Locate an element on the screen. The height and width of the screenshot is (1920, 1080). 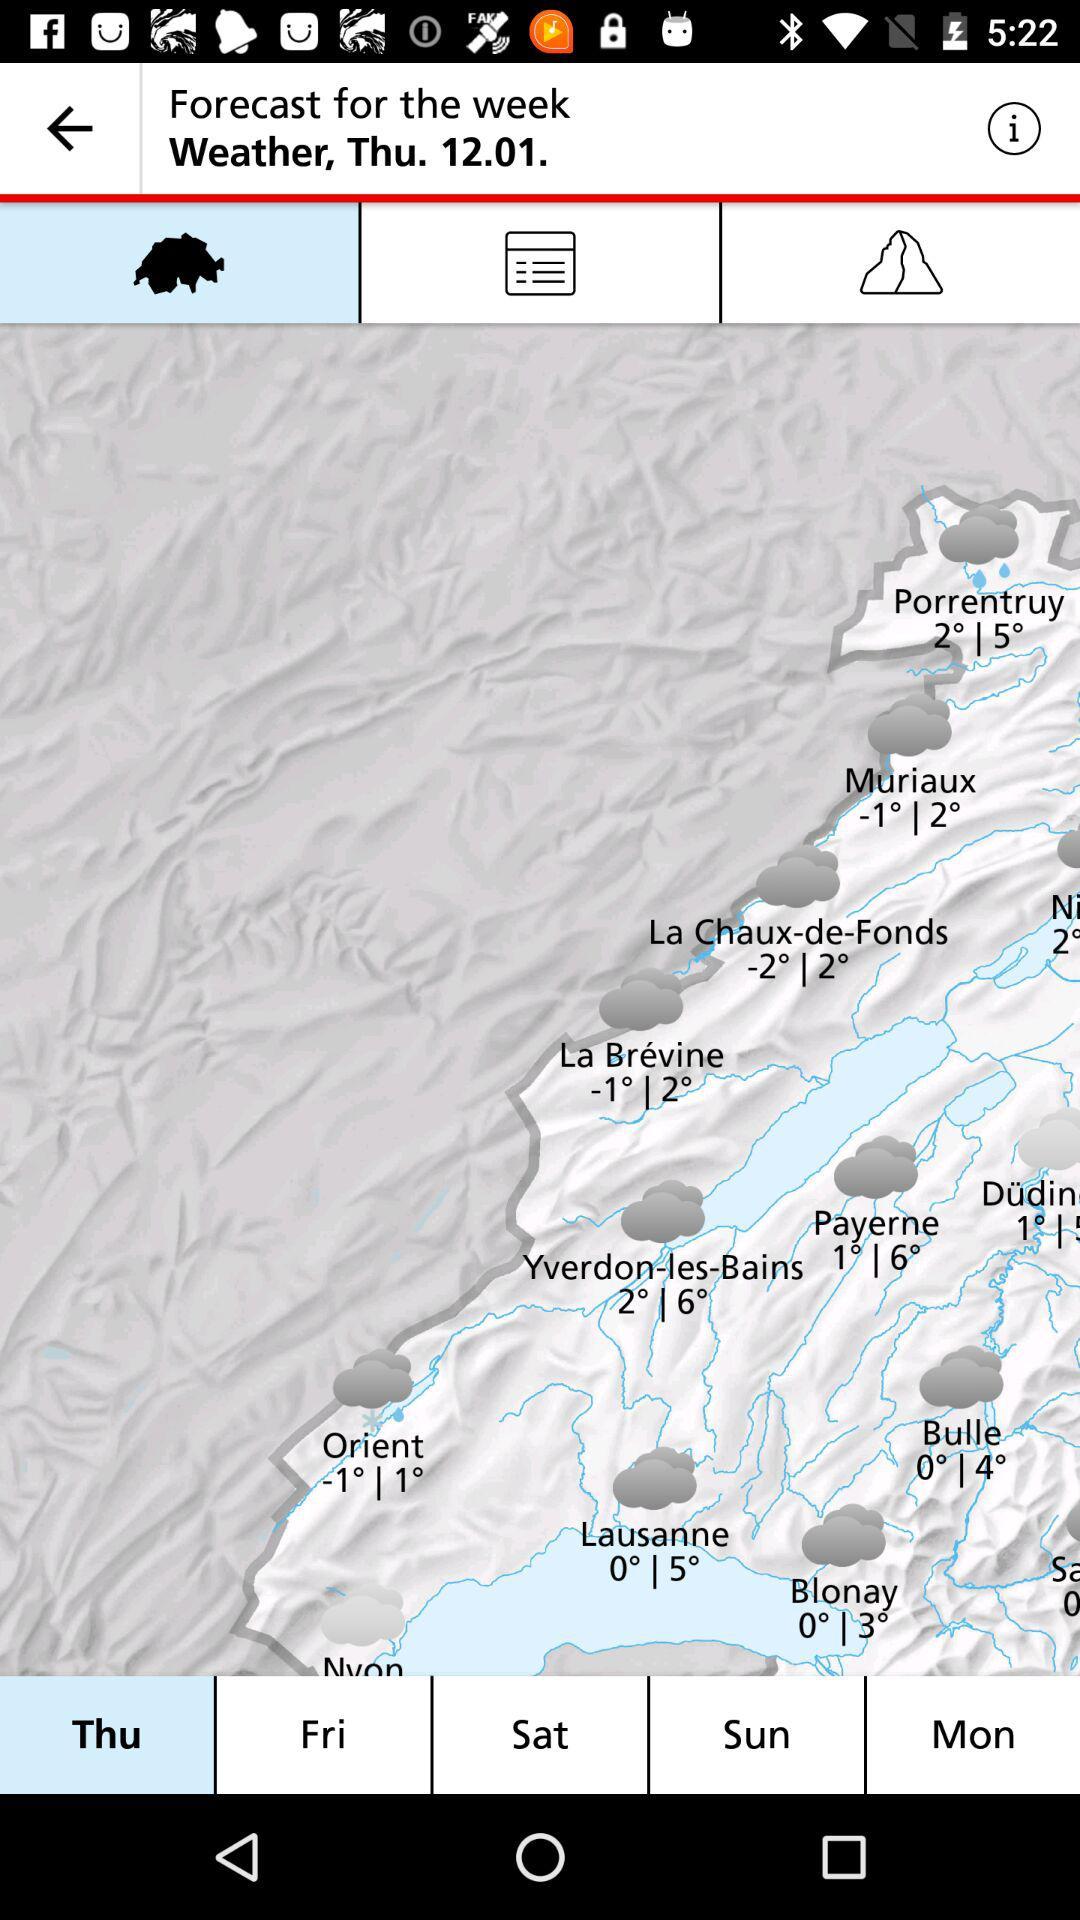
item to the left of the sun item is located at coordinates (540, 1734).